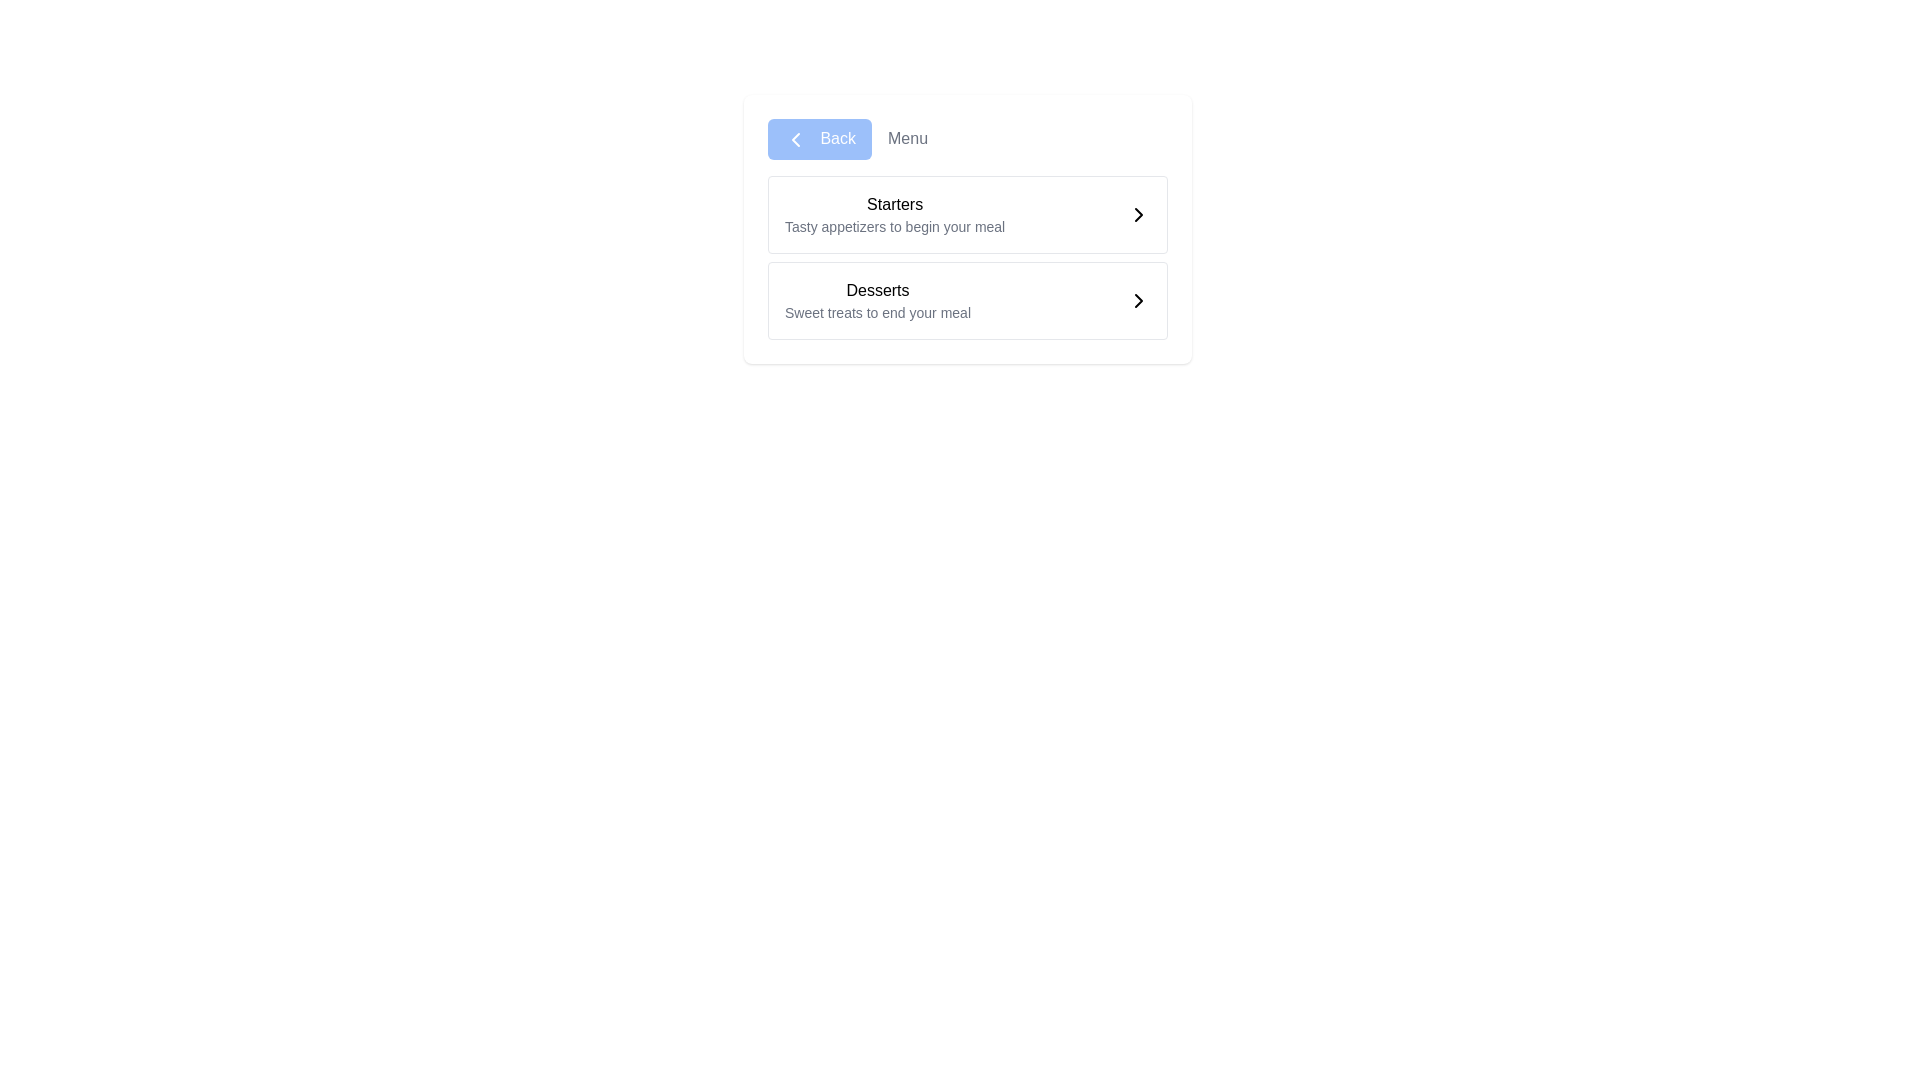 This screenshot has height=1080, width=1920. What do you see at coordinates (878, 312) in the screenshot?
I see `the static text component reading 'Sweet treats to end your meal', which is positioned beneath the bolded title 'Desserts'` at bounding box center [878, 312].